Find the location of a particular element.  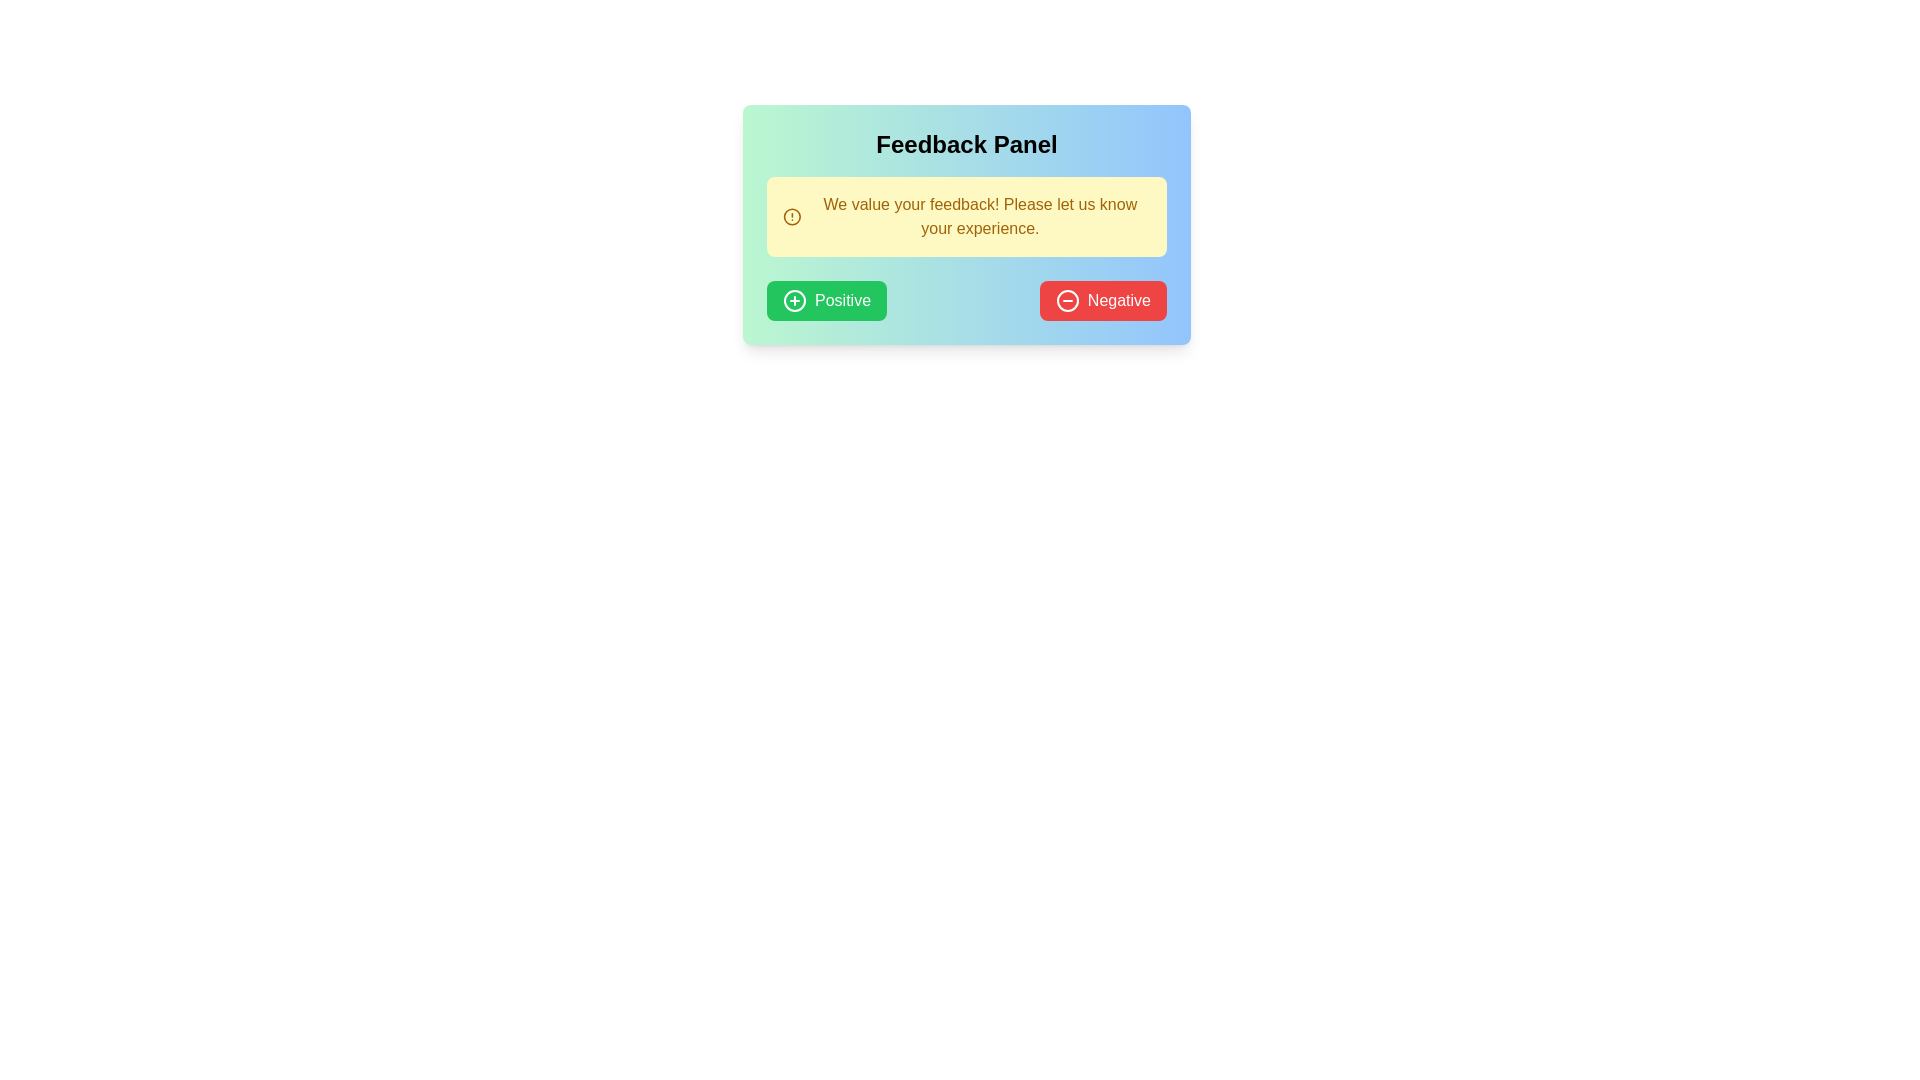

the circular red icon with a minus symbol located within the 'Negative' button at the bottom right of the 'Feedback Panel' is located at coordinates (1066, 300).